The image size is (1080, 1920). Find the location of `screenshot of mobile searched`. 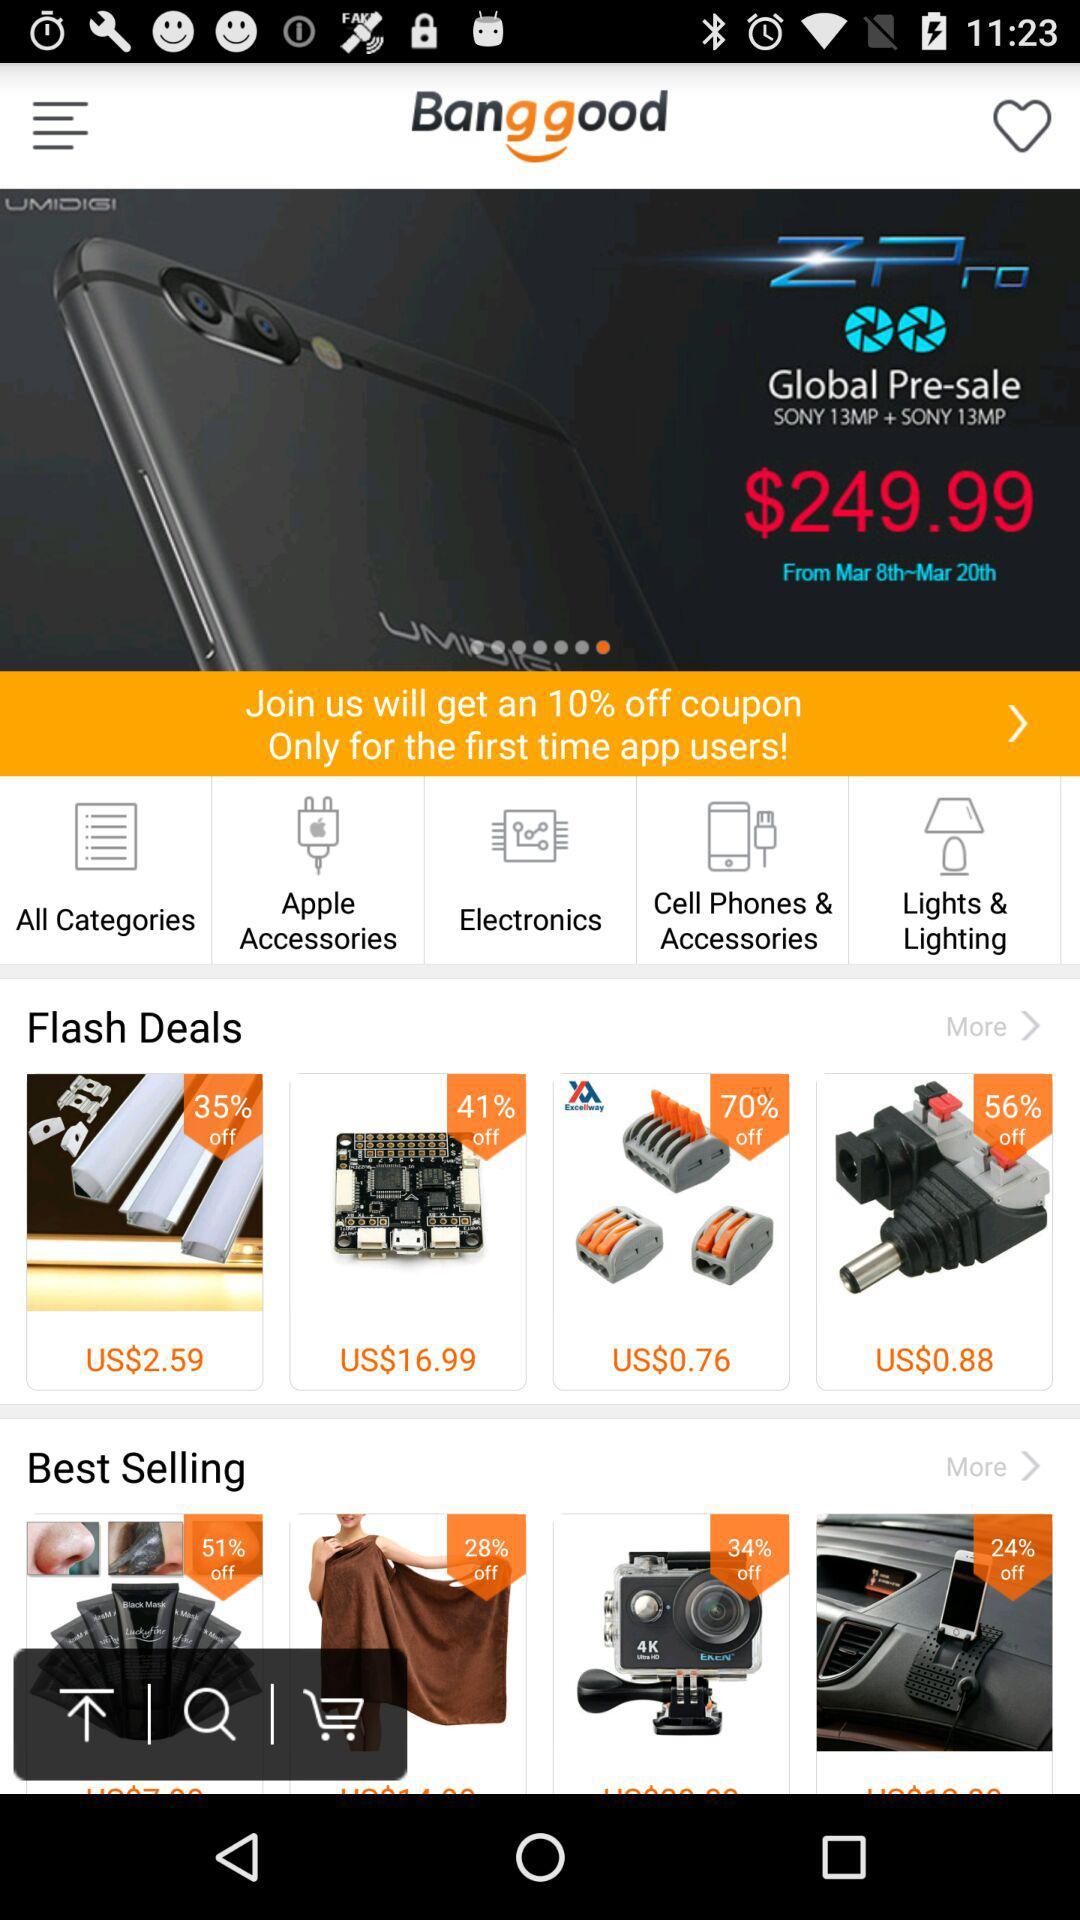

screenshot of mobile searched is located at coordinates (540, 429).